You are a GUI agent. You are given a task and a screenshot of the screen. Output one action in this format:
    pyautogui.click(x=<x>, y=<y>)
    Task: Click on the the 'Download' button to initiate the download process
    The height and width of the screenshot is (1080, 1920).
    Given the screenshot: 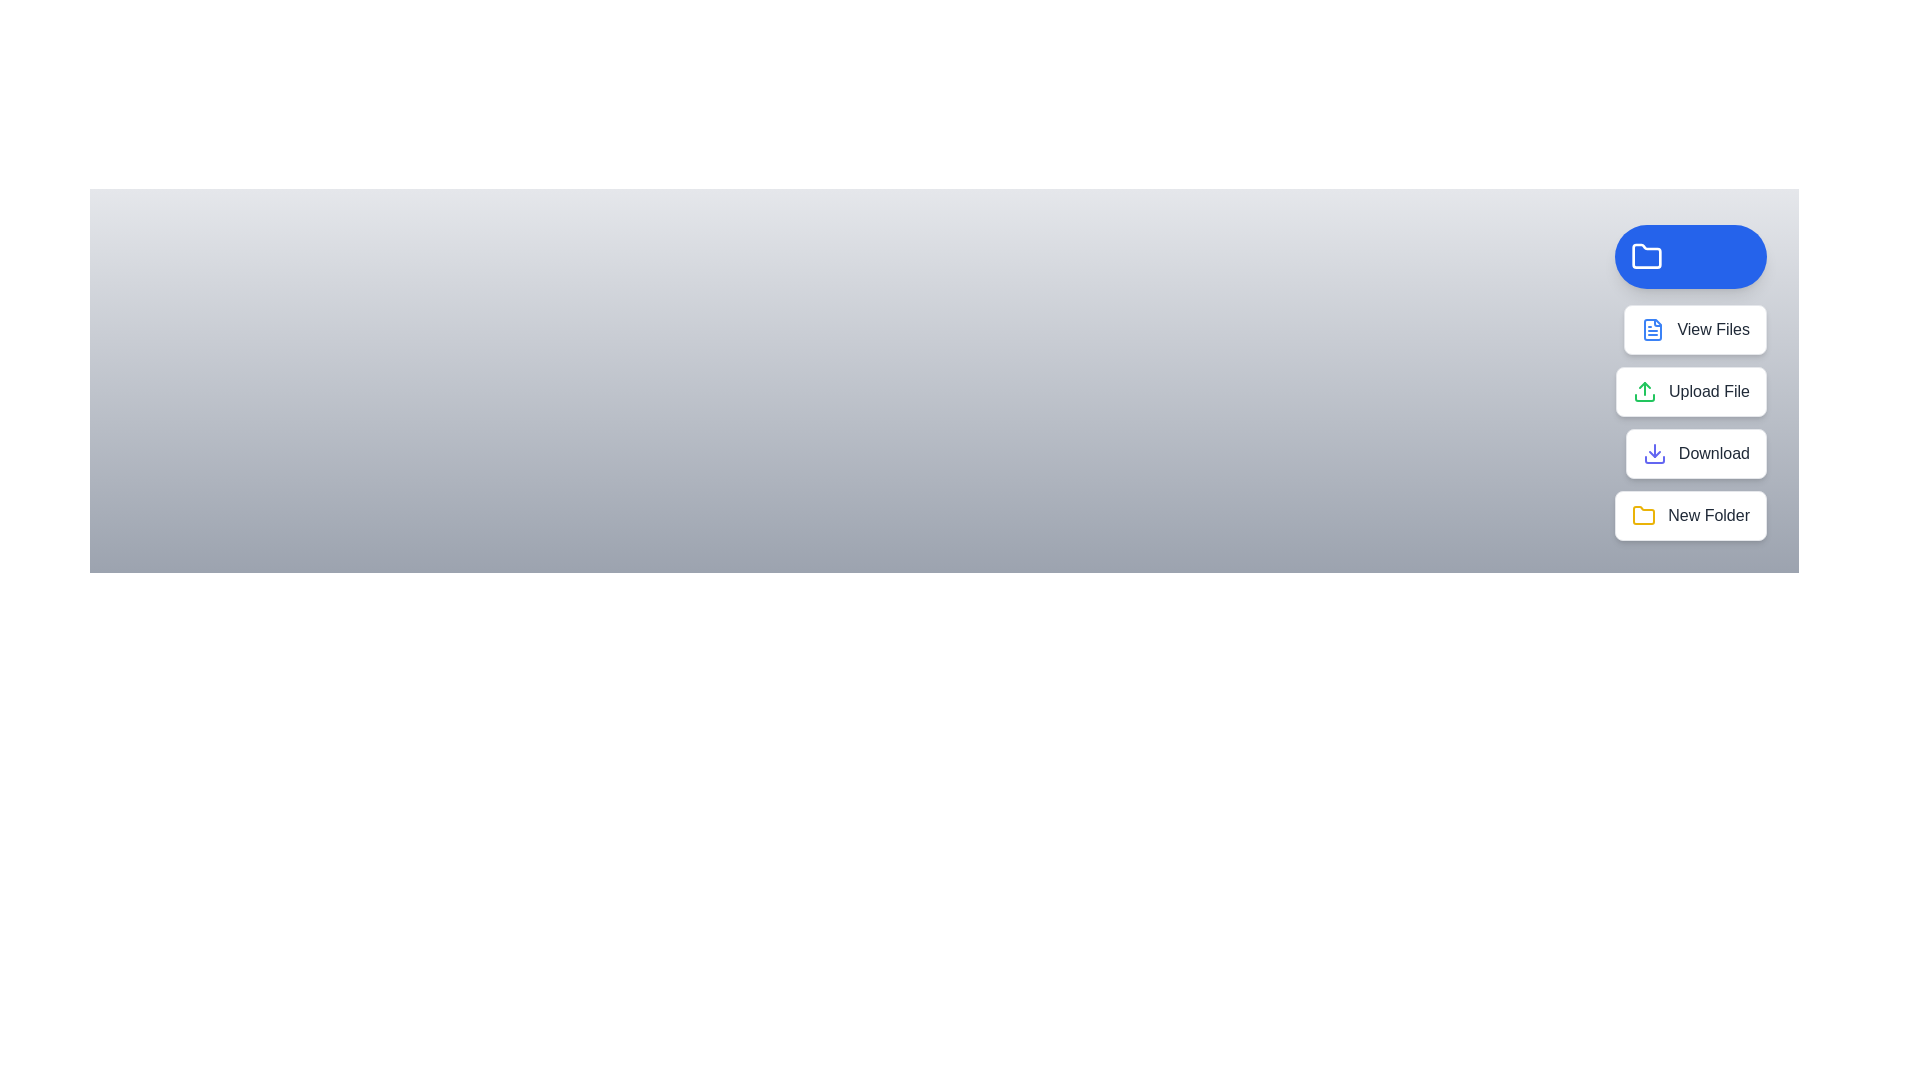 What is the action you would take?
    pyautogui.click(x=1694, y=454)
    